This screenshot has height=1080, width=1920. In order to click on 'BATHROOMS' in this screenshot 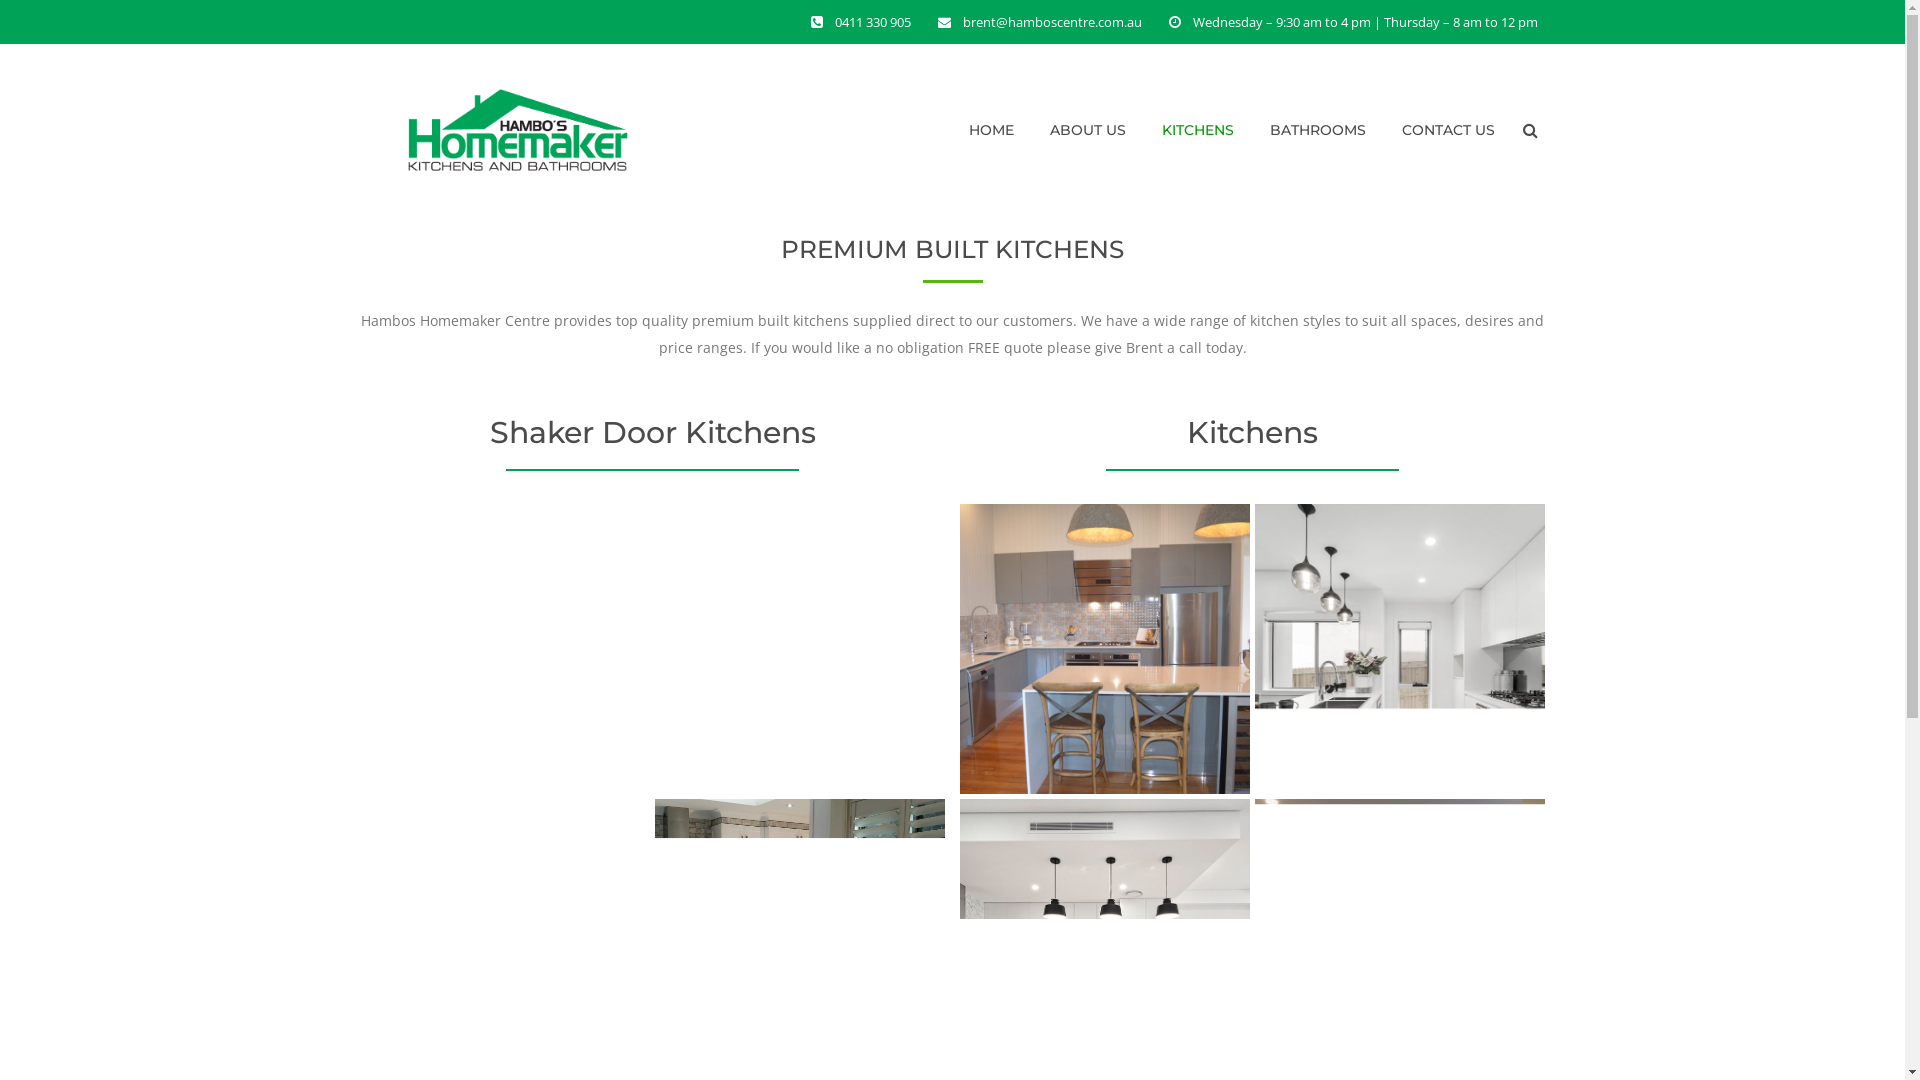, I will do `click(1318, 130)`.